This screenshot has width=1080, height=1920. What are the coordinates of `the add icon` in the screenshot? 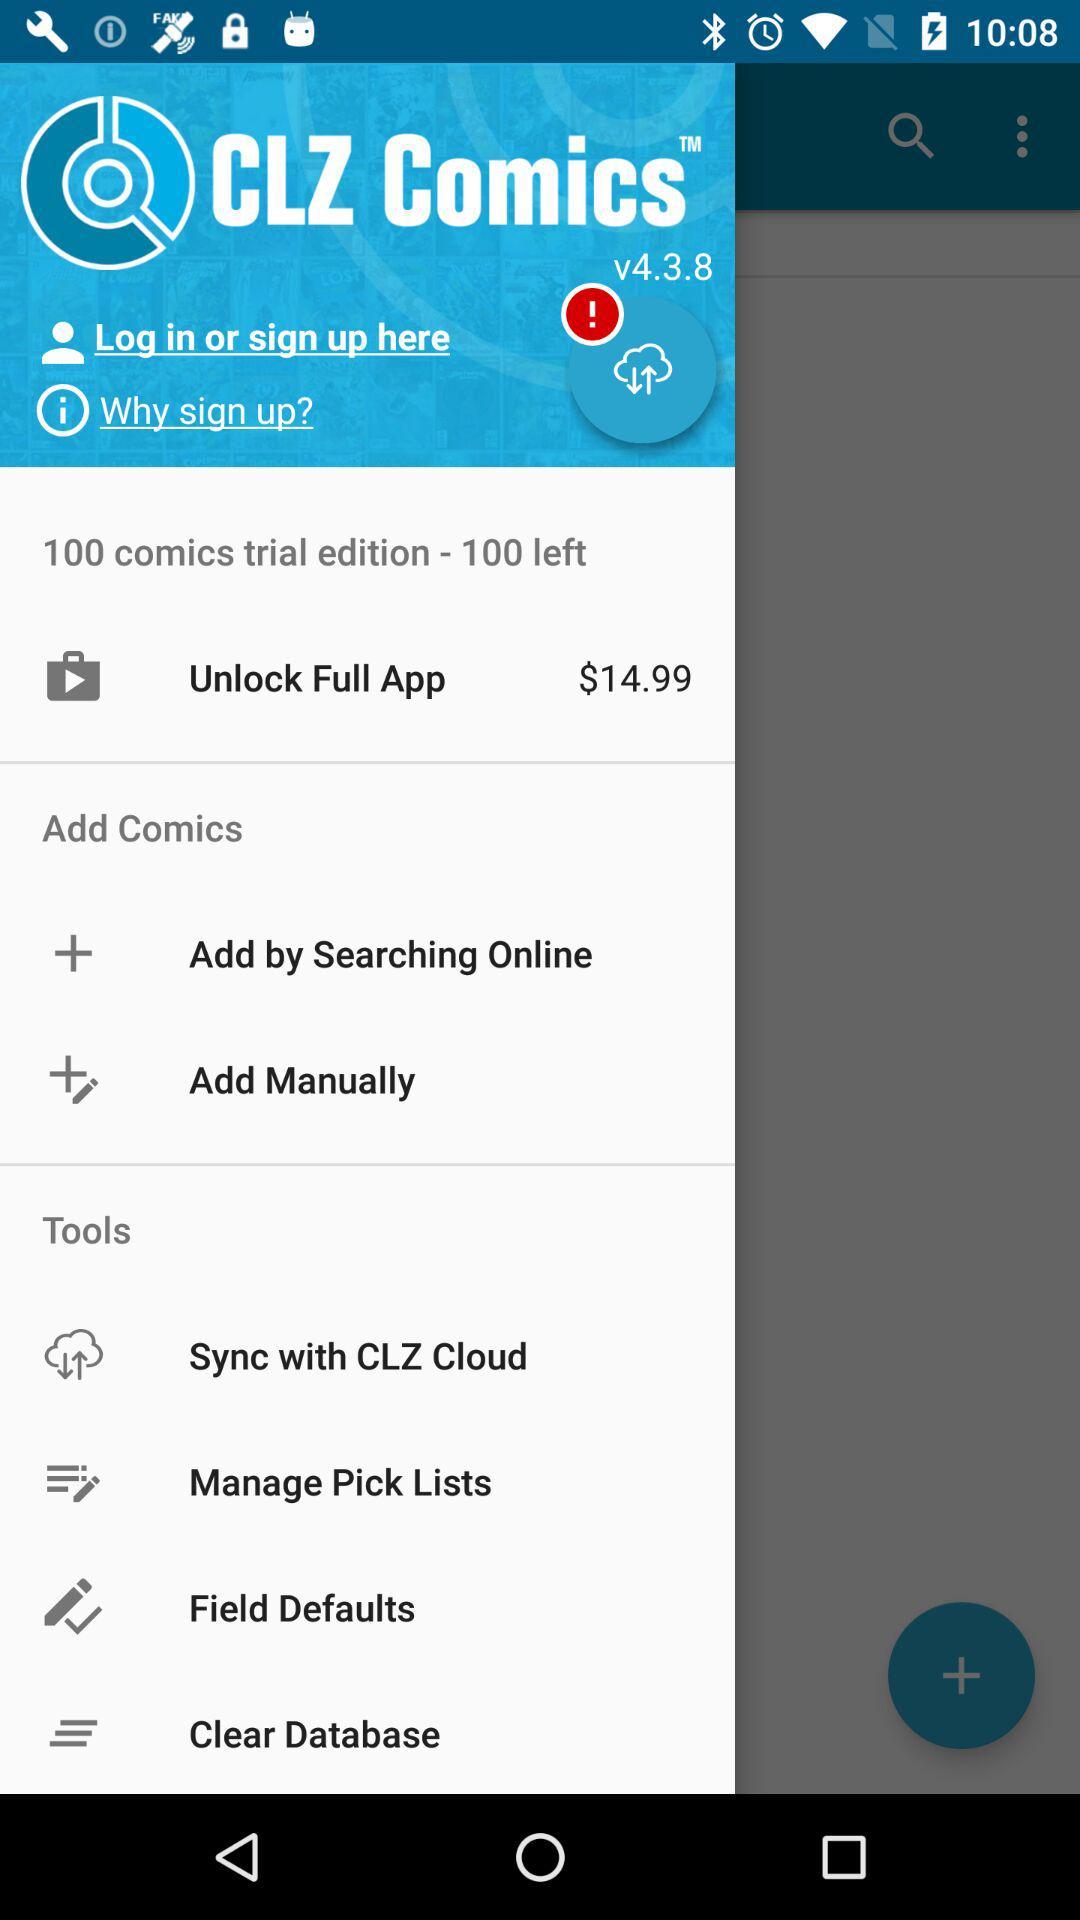 It's located at (960, 1675).